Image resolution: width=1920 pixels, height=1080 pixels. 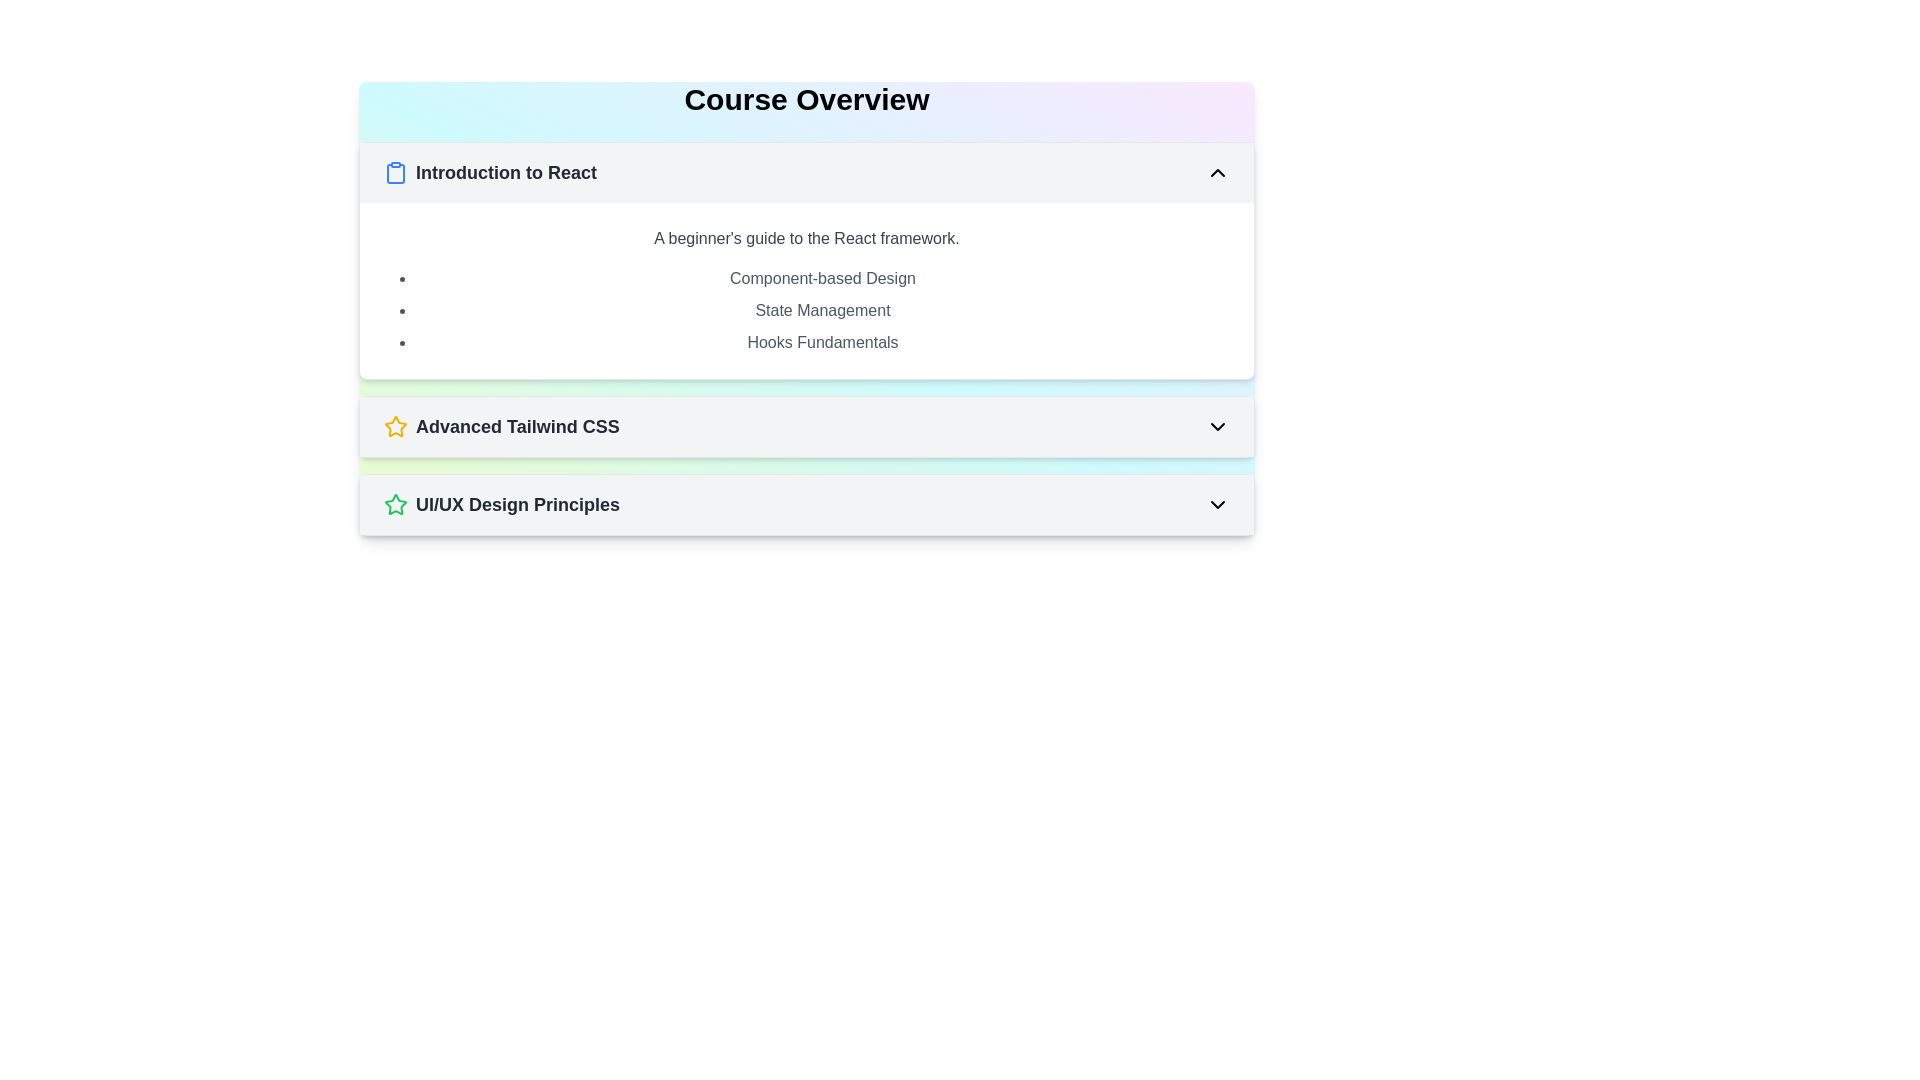 I want to click on the decorative icon located at the leftmost position of the 'Introduction to React' section header, so click(x=395, y=172).